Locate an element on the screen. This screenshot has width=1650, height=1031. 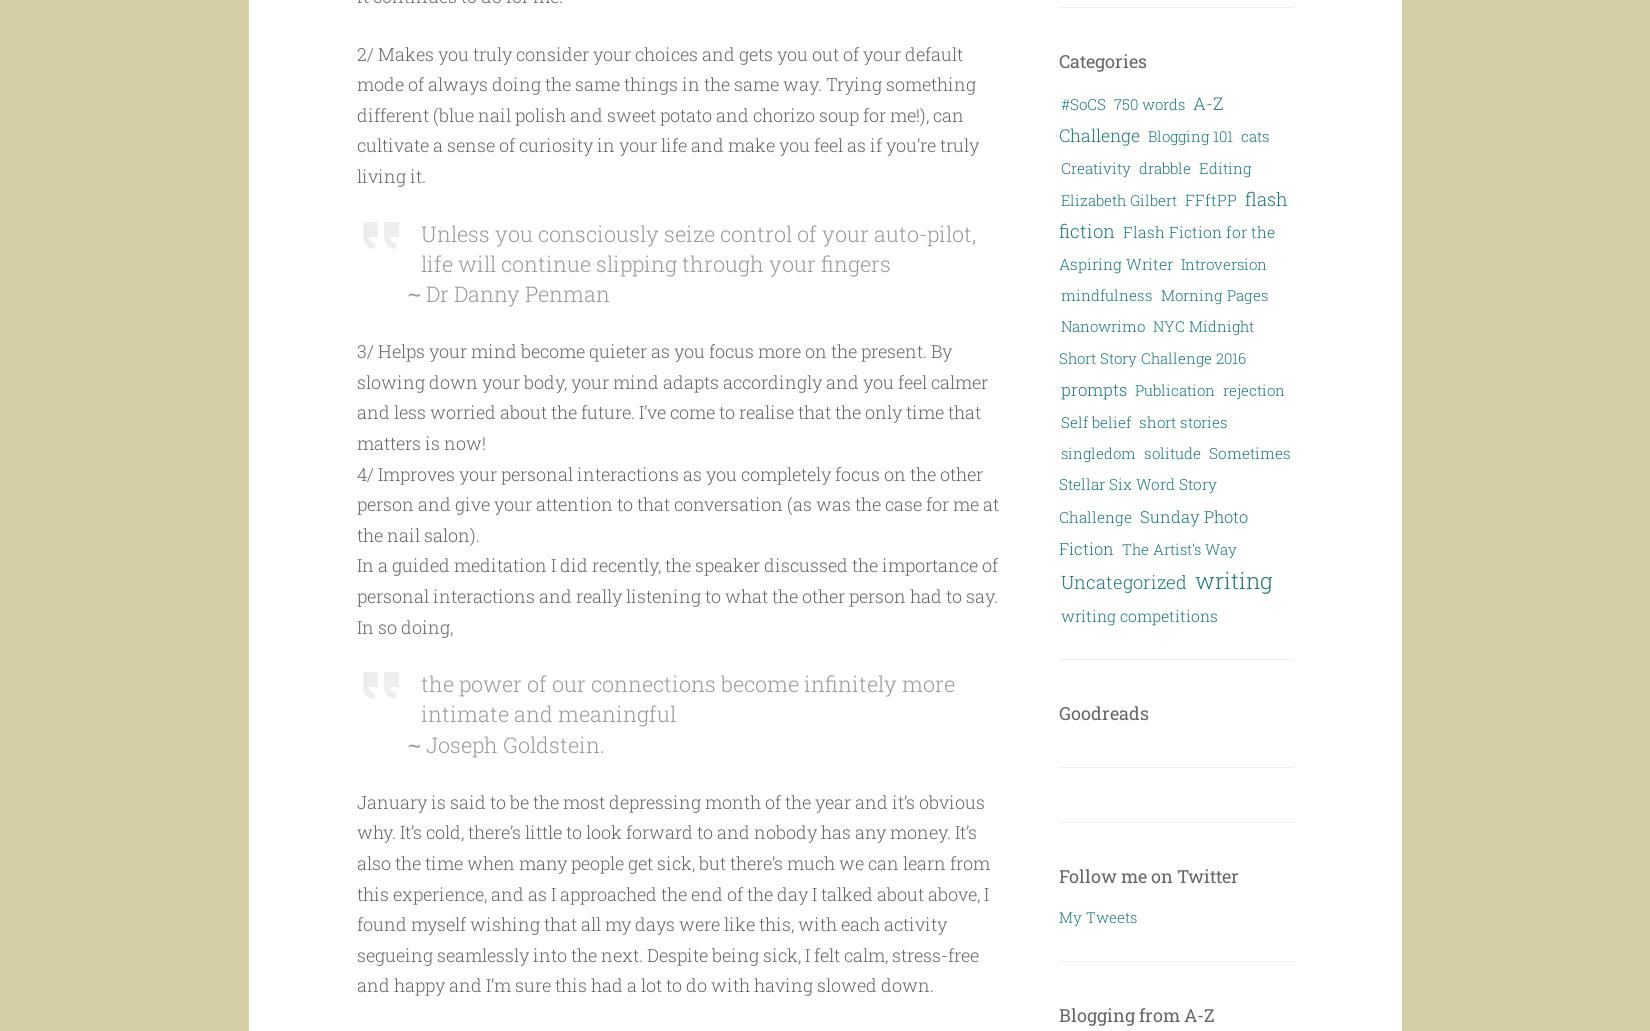
'drabble' is located at coordinates (1165, 166).